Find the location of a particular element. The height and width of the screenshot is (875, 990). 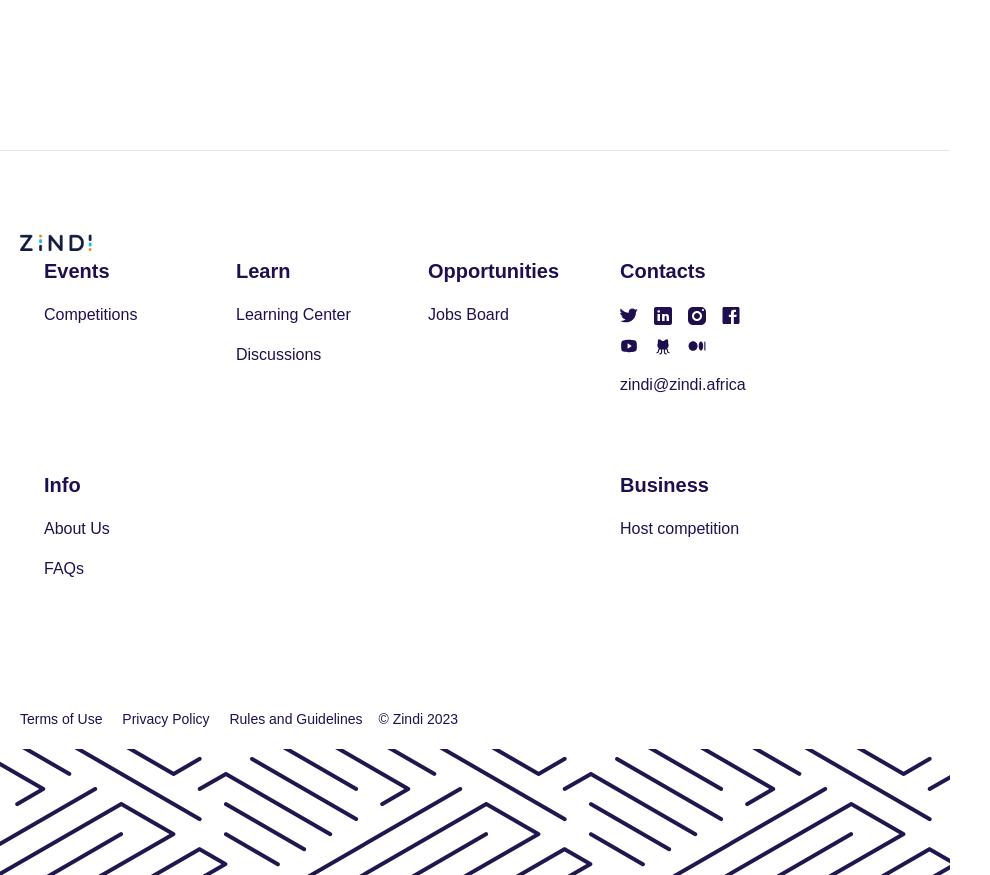

'Jobs Board' is located at coordinates (467, 314).